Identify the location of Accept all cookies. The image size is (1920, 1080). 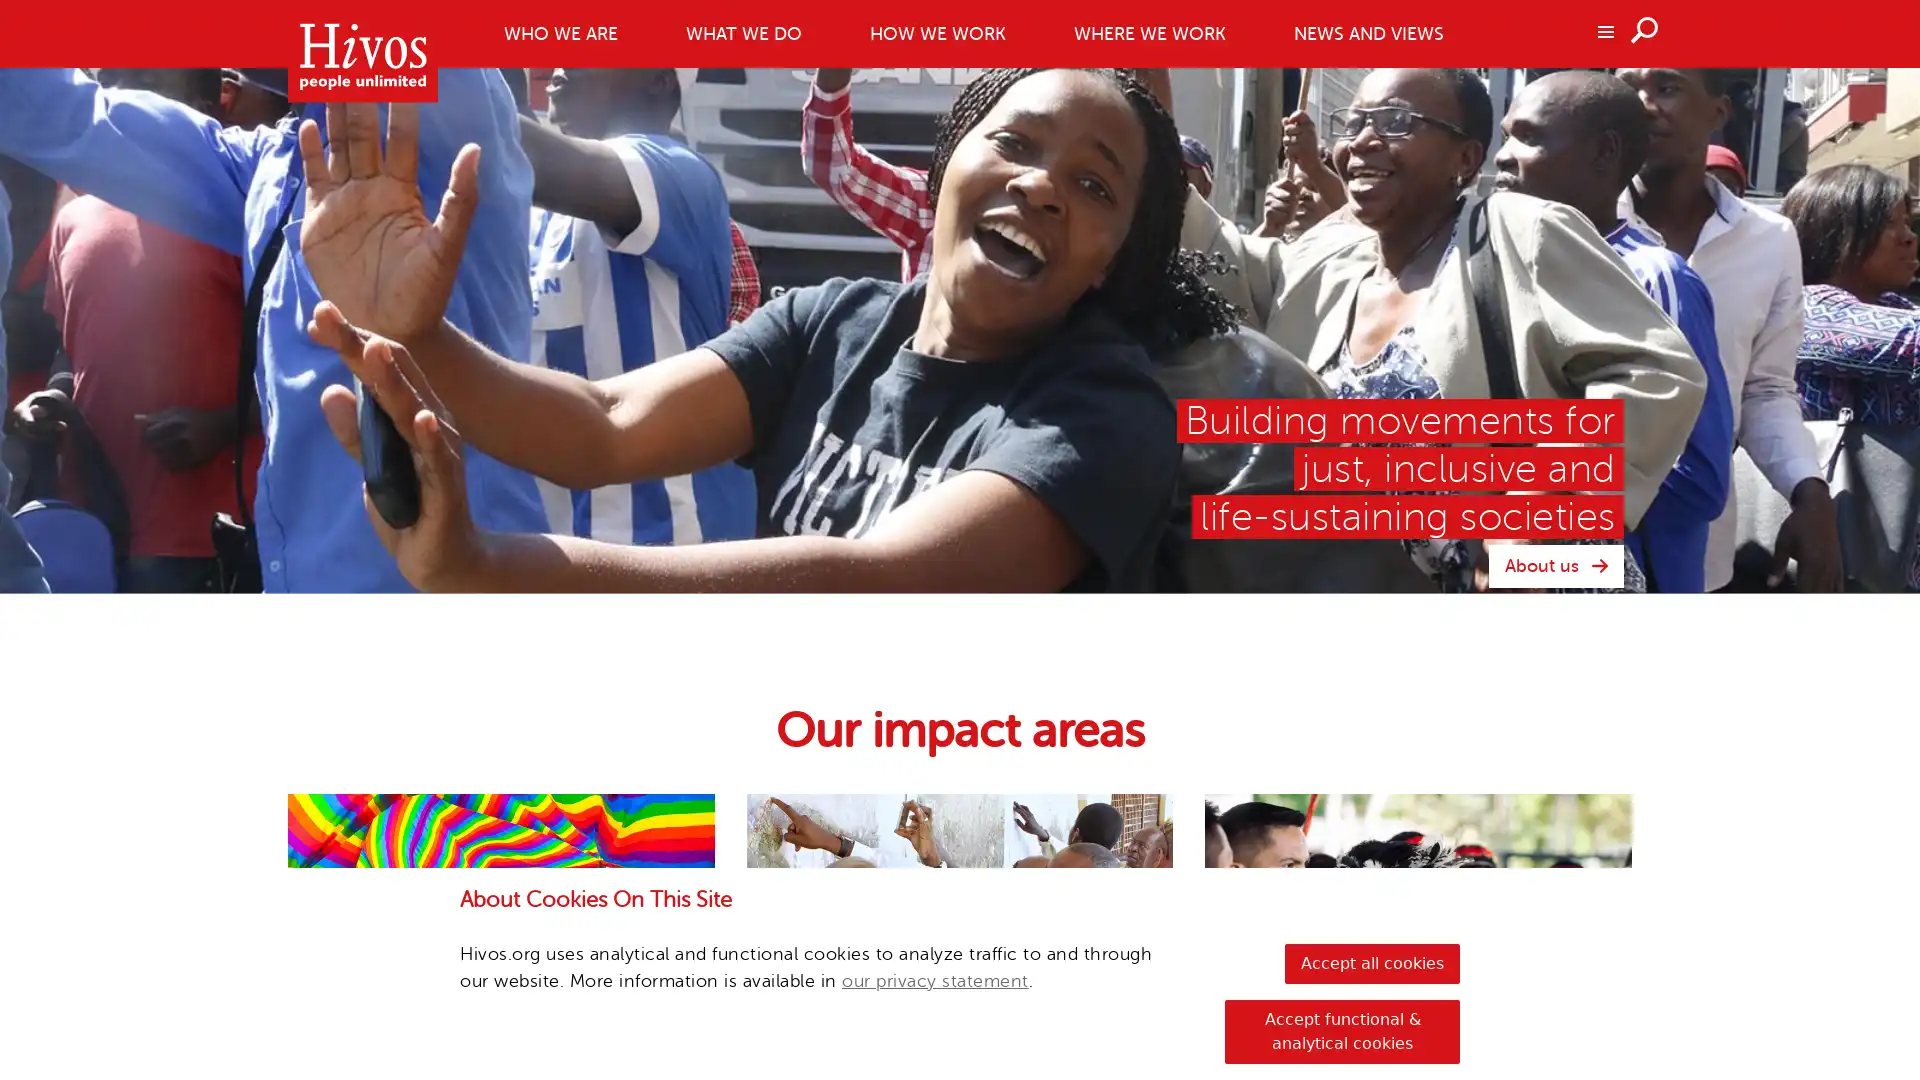
(1371, 963).